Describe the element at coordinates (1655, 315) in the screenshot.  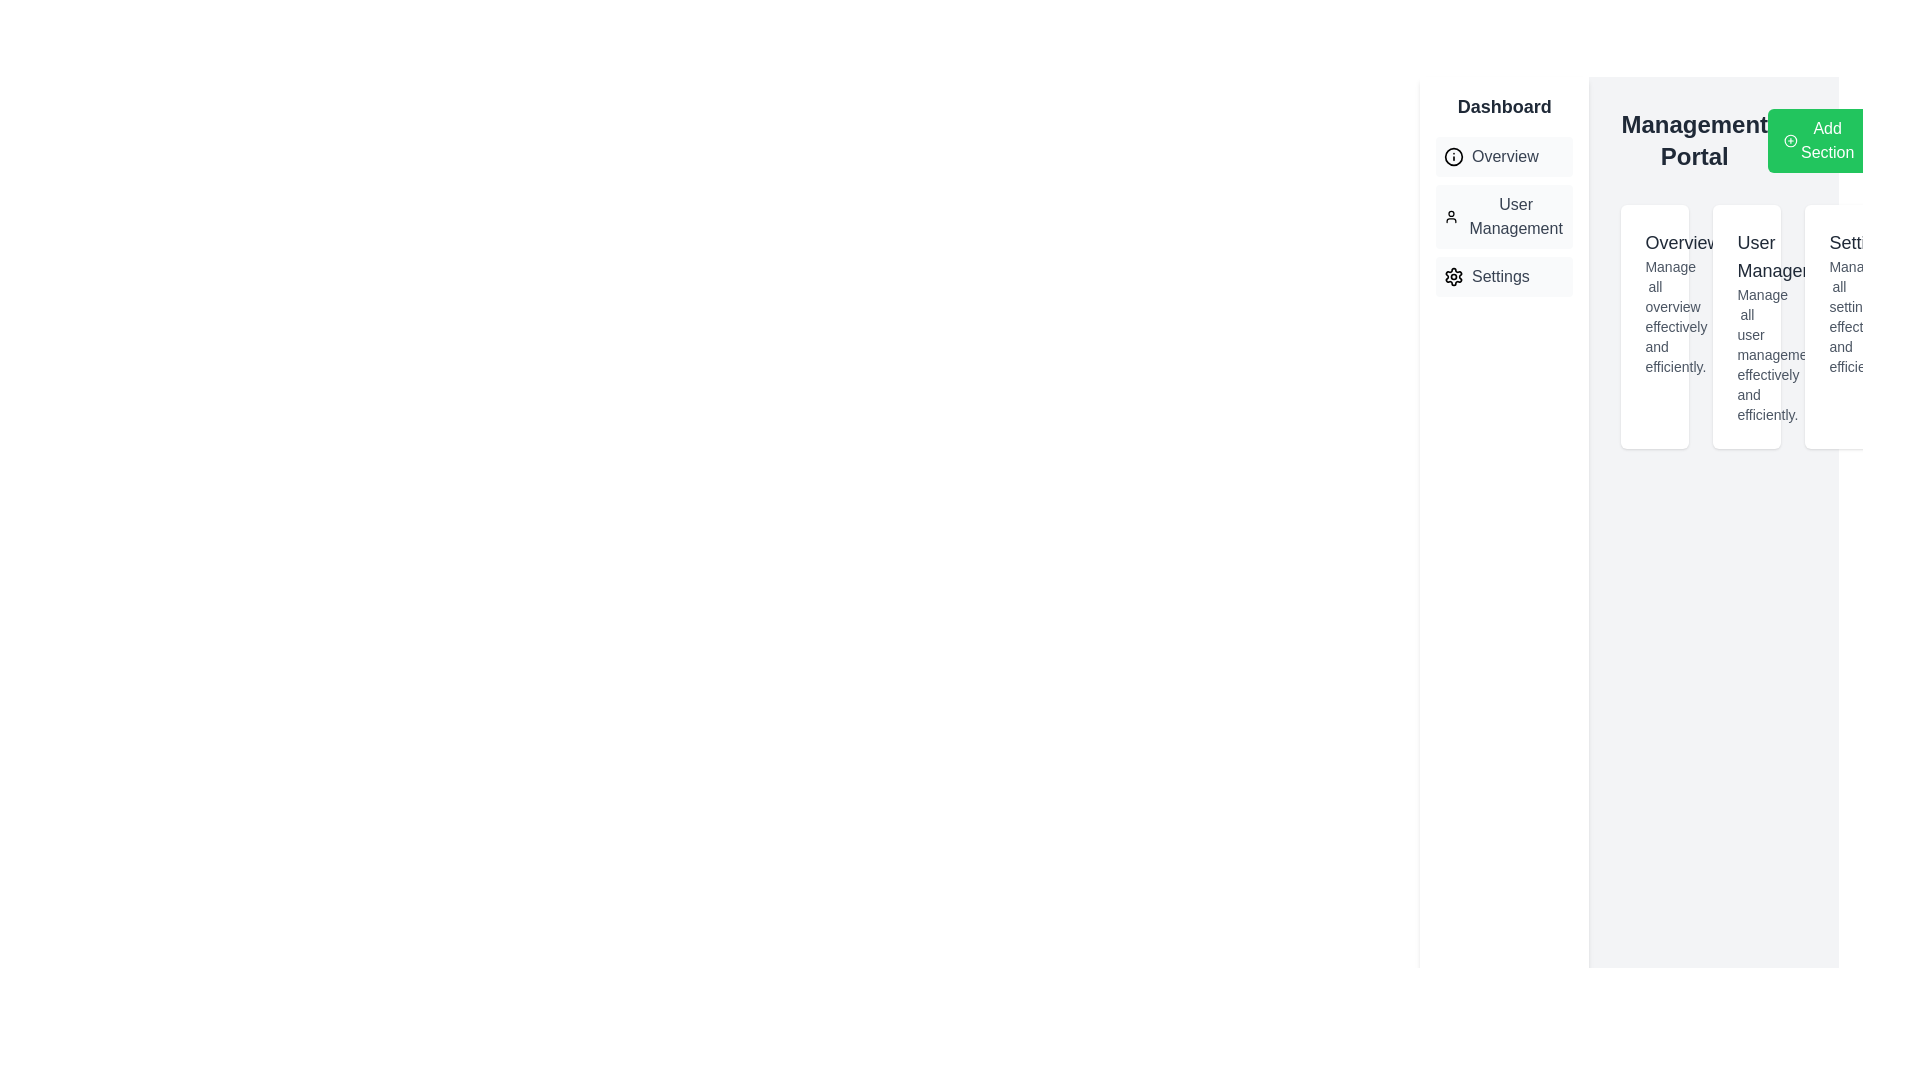
I see `text displayed in the small gray font, 'Manage all overview effectively and efficiently.' located beneath the title 'Overview' within the white rectangular card on the Management Portal page` at that location.